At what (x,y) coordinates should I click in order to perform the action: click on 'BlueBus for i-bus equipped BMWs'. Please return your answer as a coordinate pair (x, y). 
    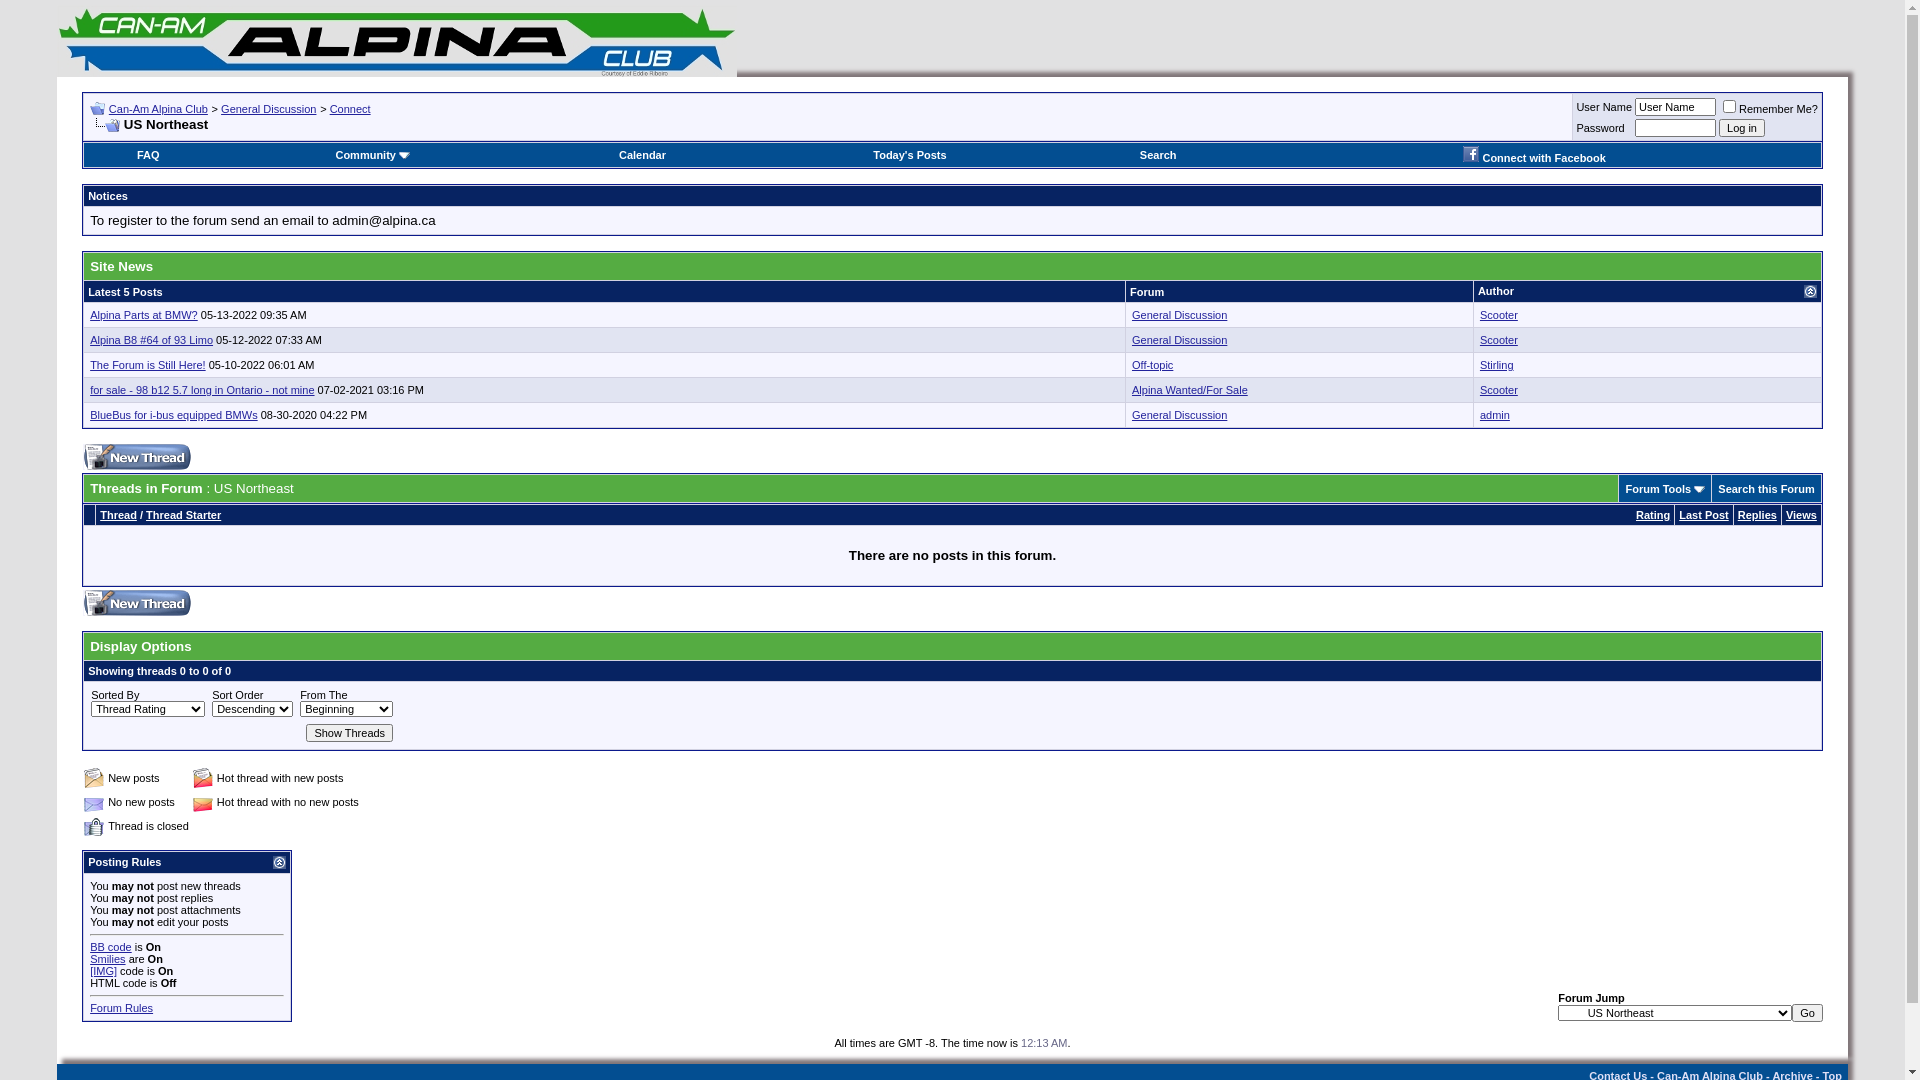
    Looking at the image, I should click on (89, 414).